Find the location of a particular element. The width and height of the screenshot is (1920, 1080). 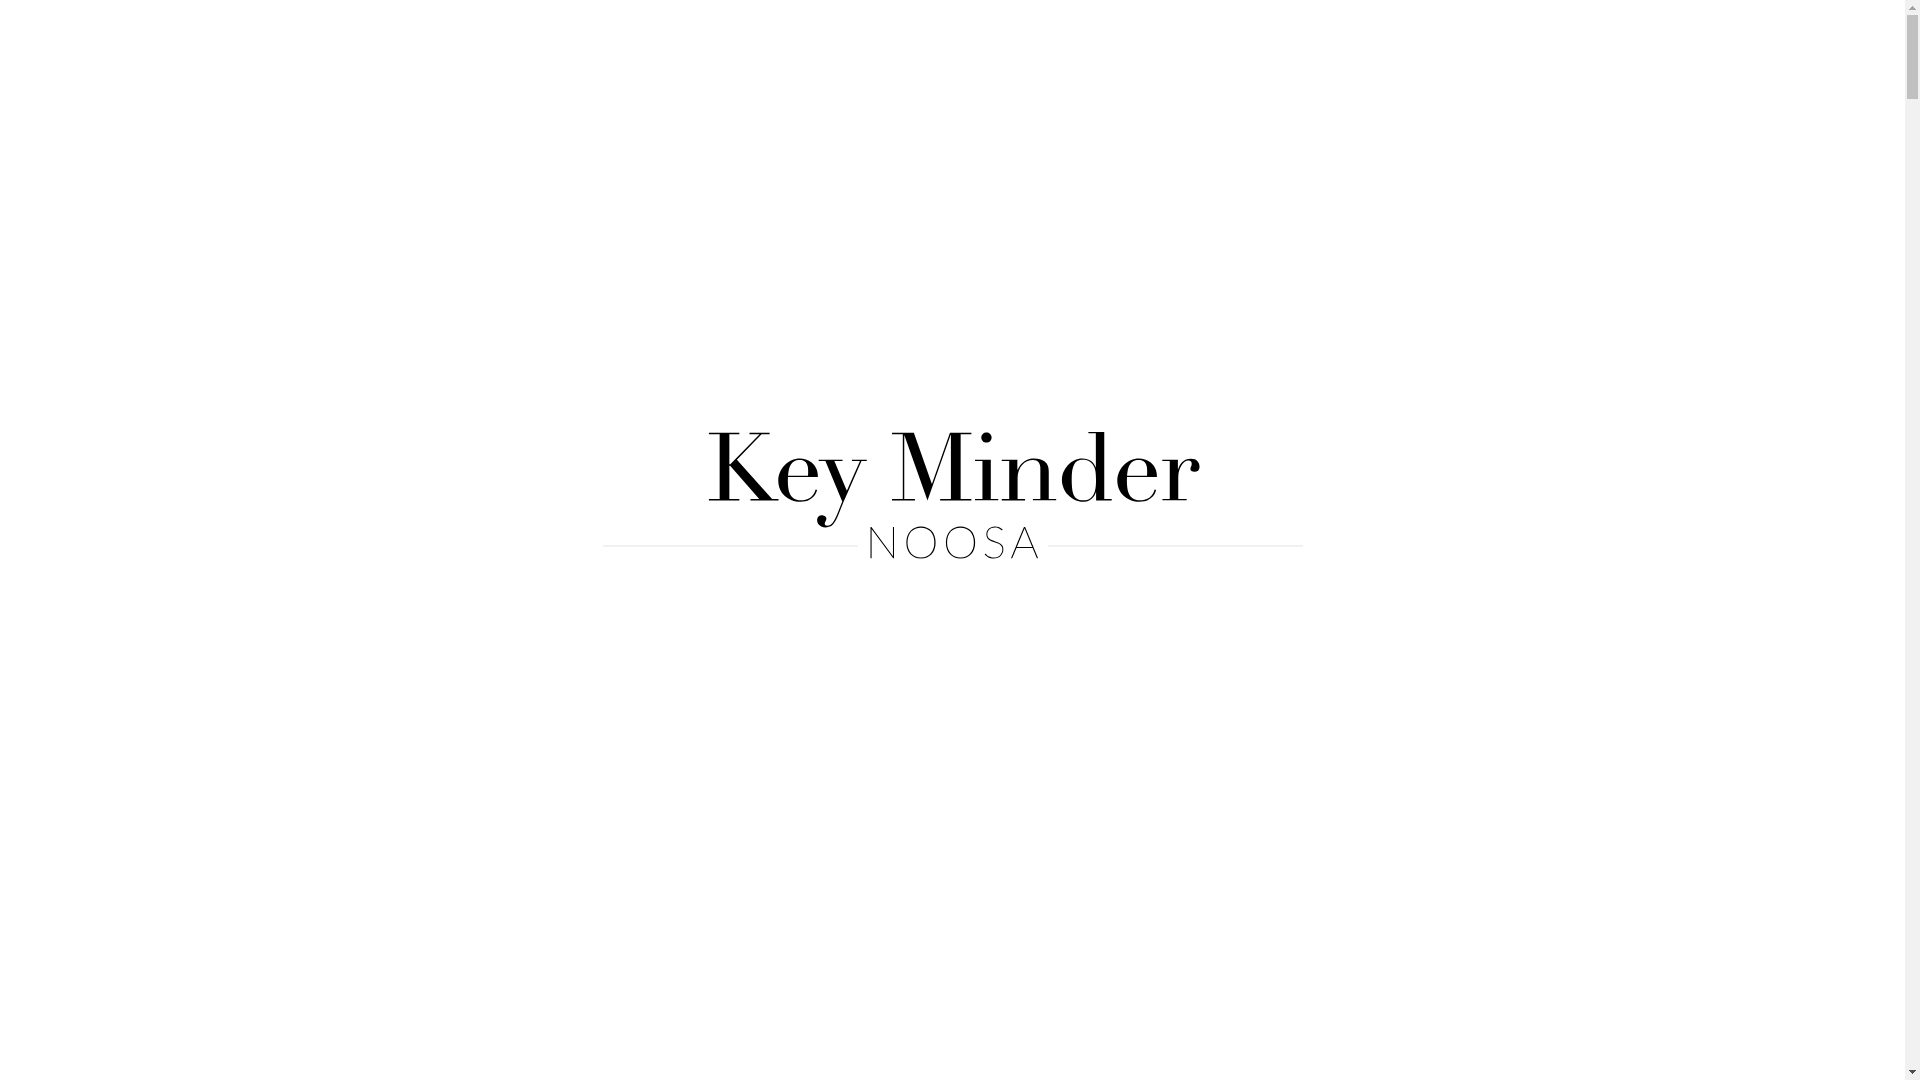

'KEY MINDER NOOSA' is located at coordinates (472, 35).